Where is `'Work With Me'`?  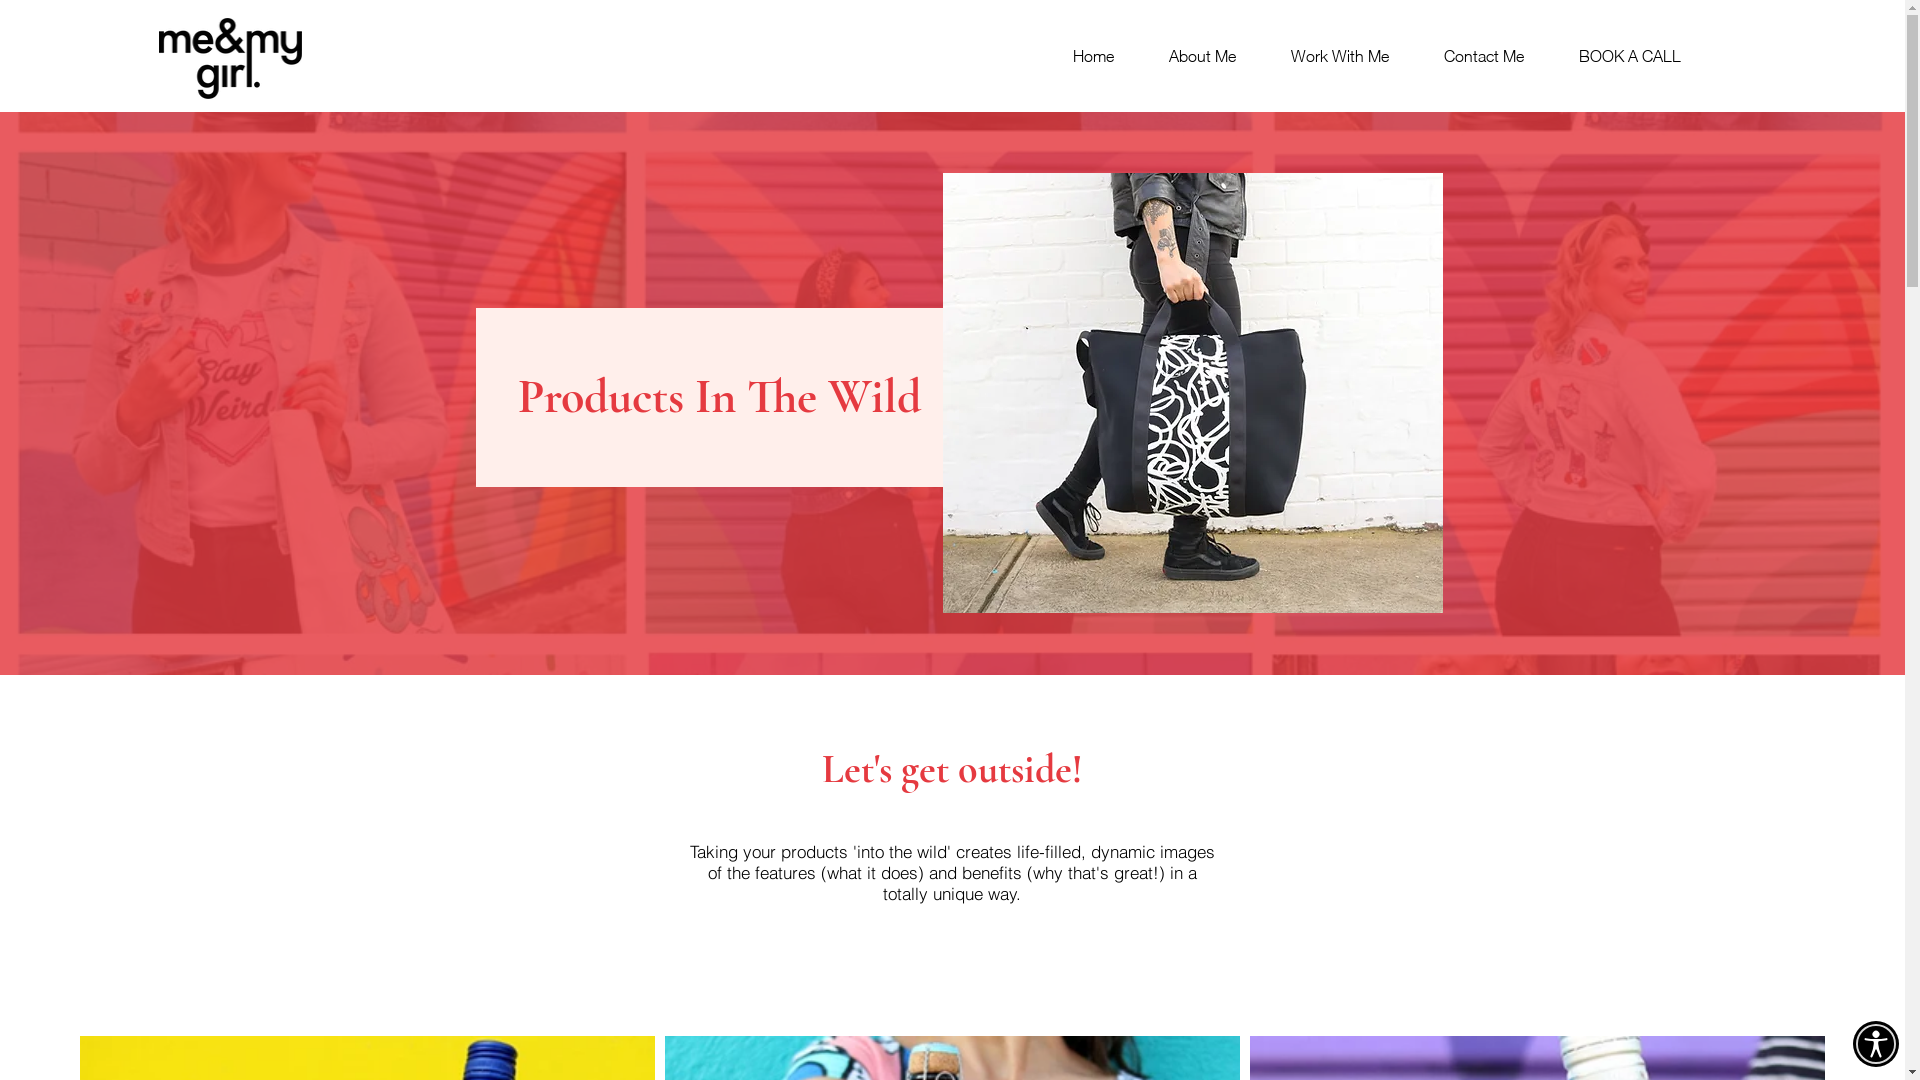 'Work With Me' is located at coordinates (1327, 54).